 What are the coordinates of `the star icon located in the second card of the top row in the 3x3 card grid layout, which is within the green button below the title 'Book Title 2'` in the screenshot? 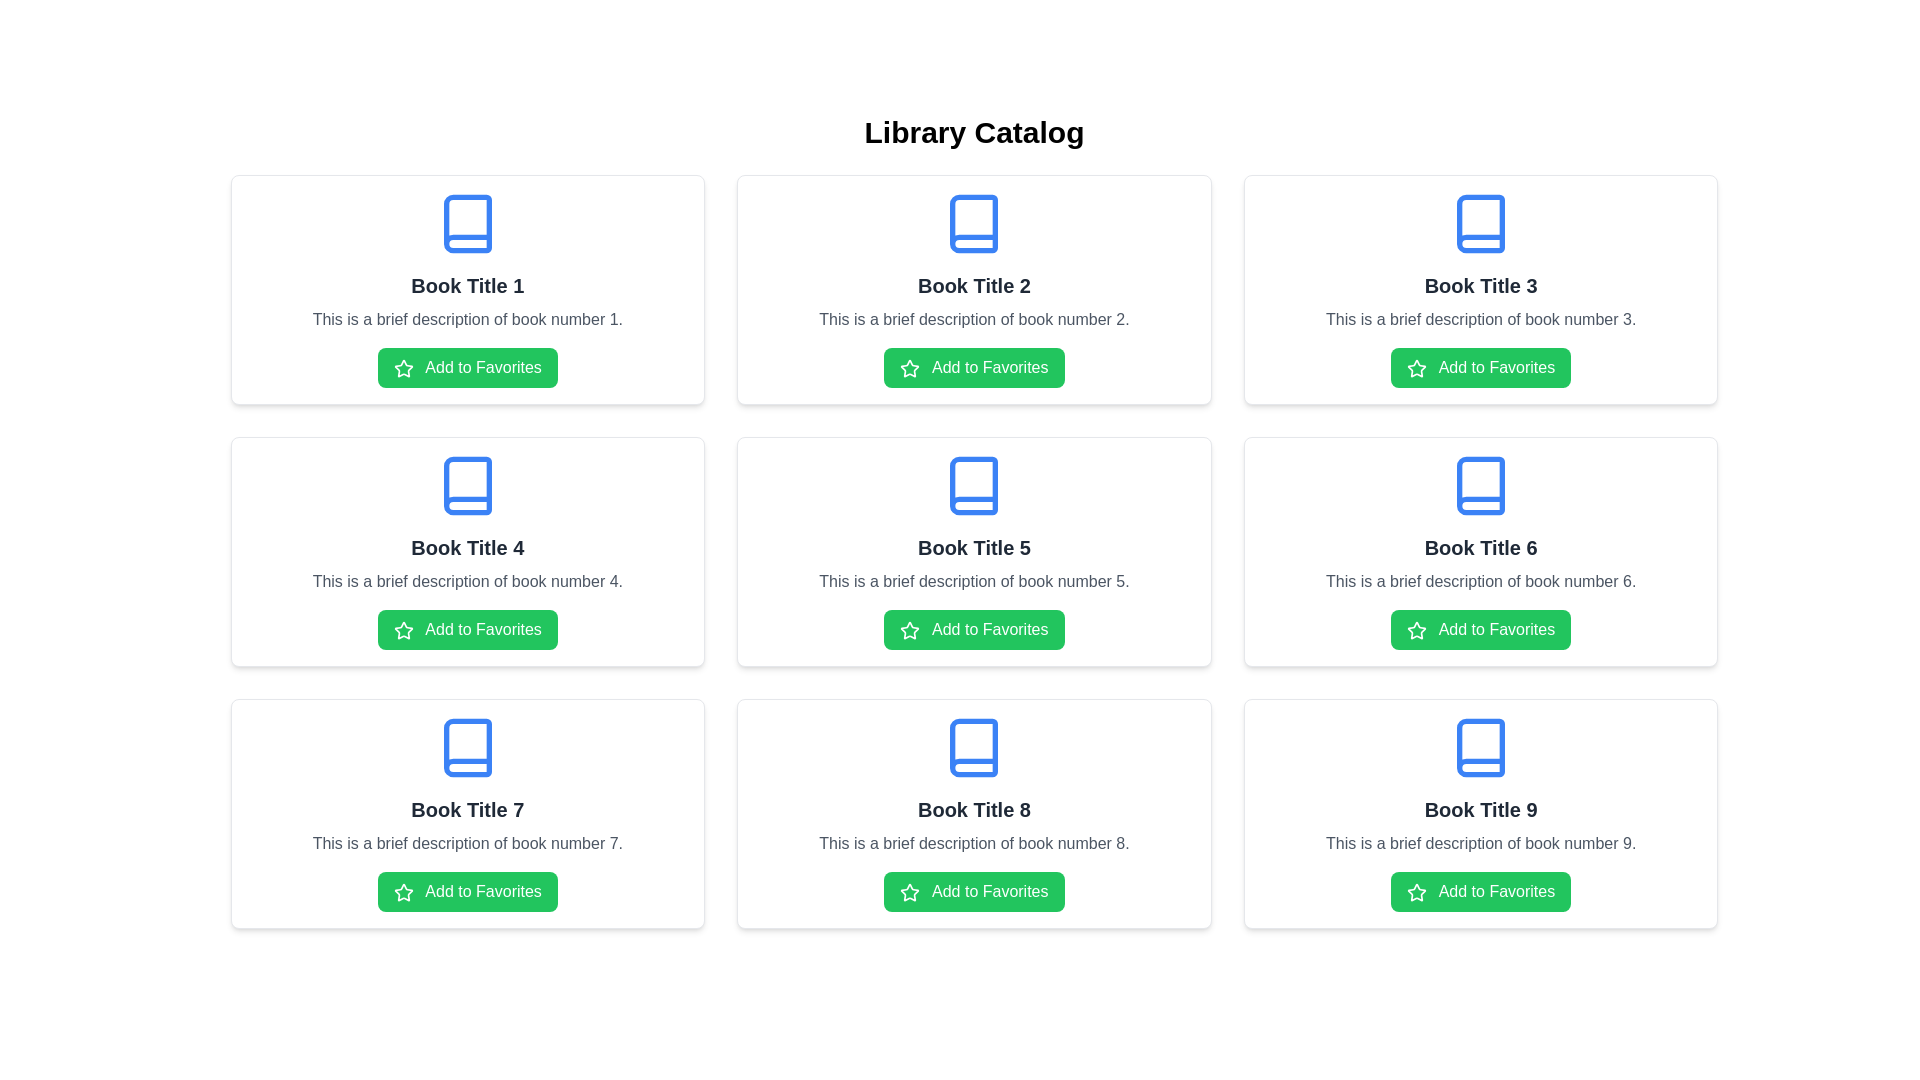 It's located at (909, 367).